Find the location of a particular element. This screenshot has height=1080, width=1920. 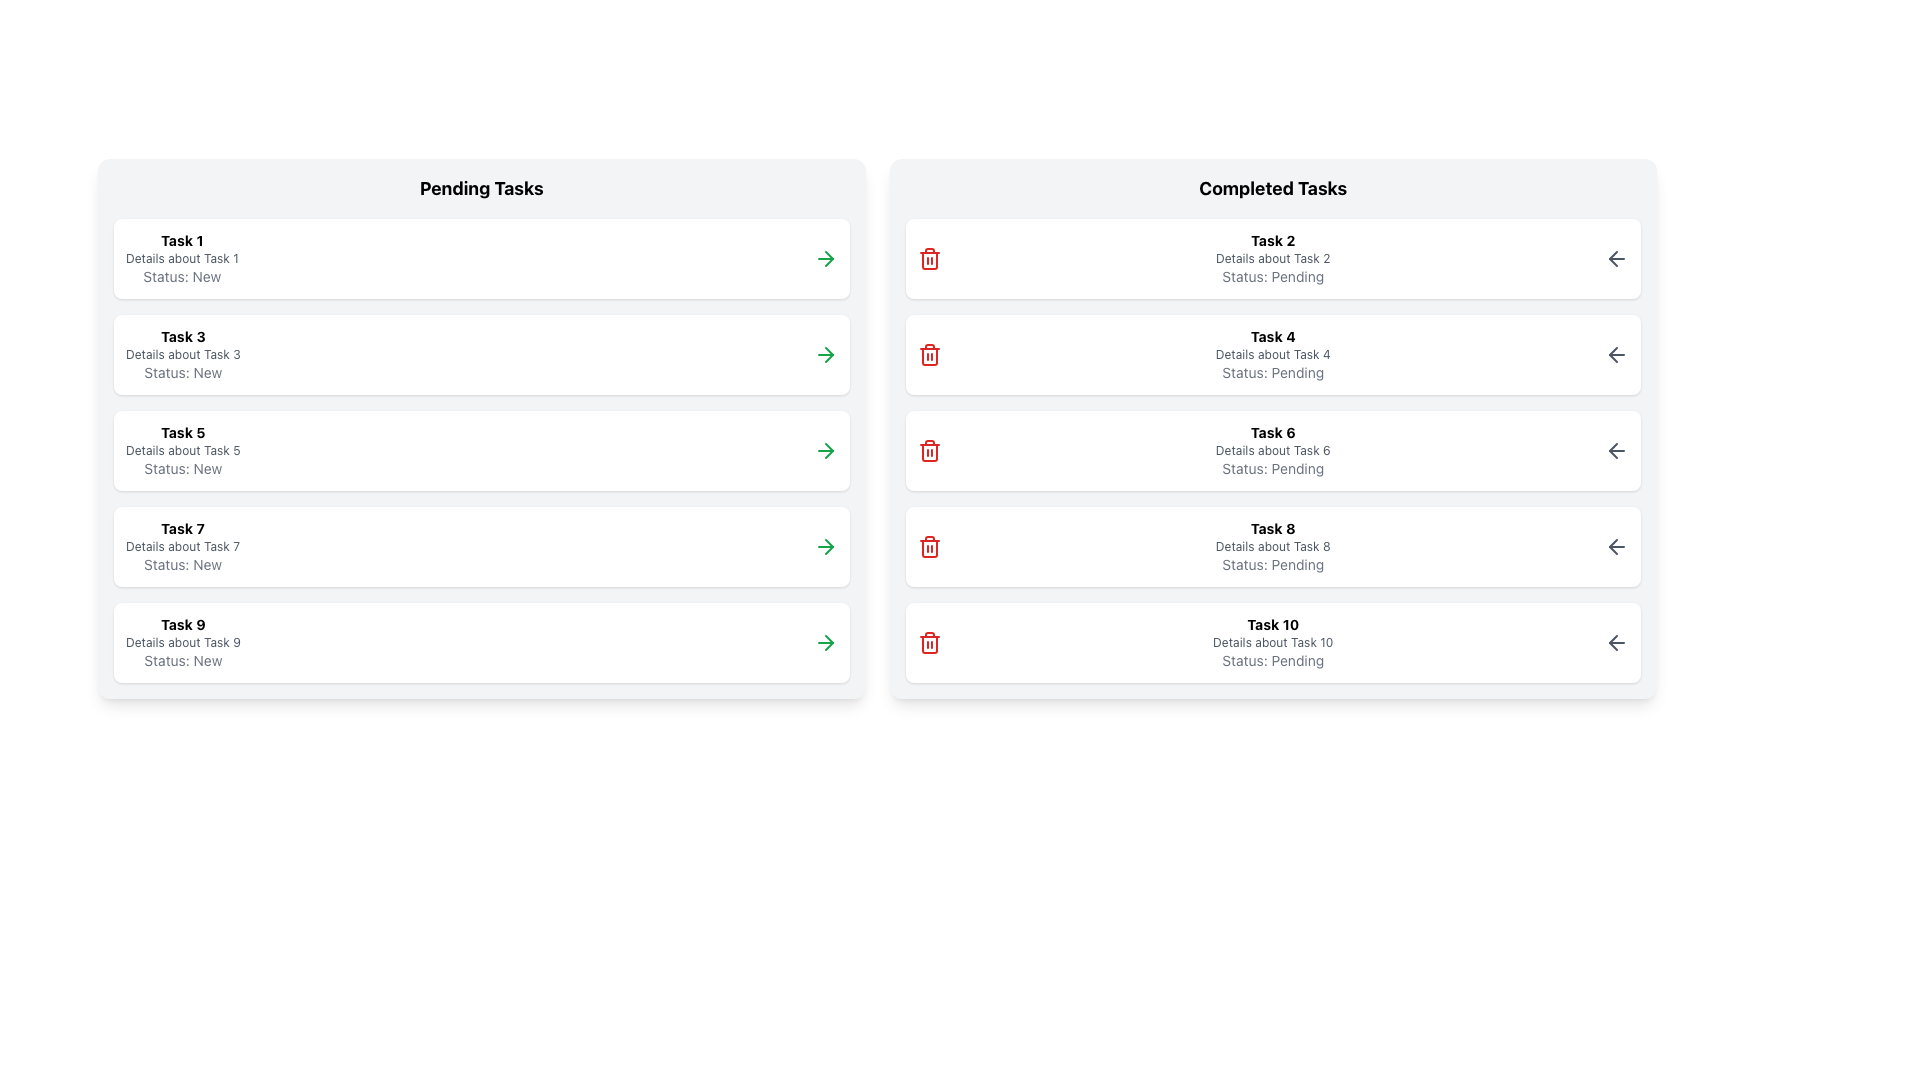

or focus on the second task card in the 'Pending Tasks' section, which provides details about 'Task 3' is located at coordinates (481, 353).